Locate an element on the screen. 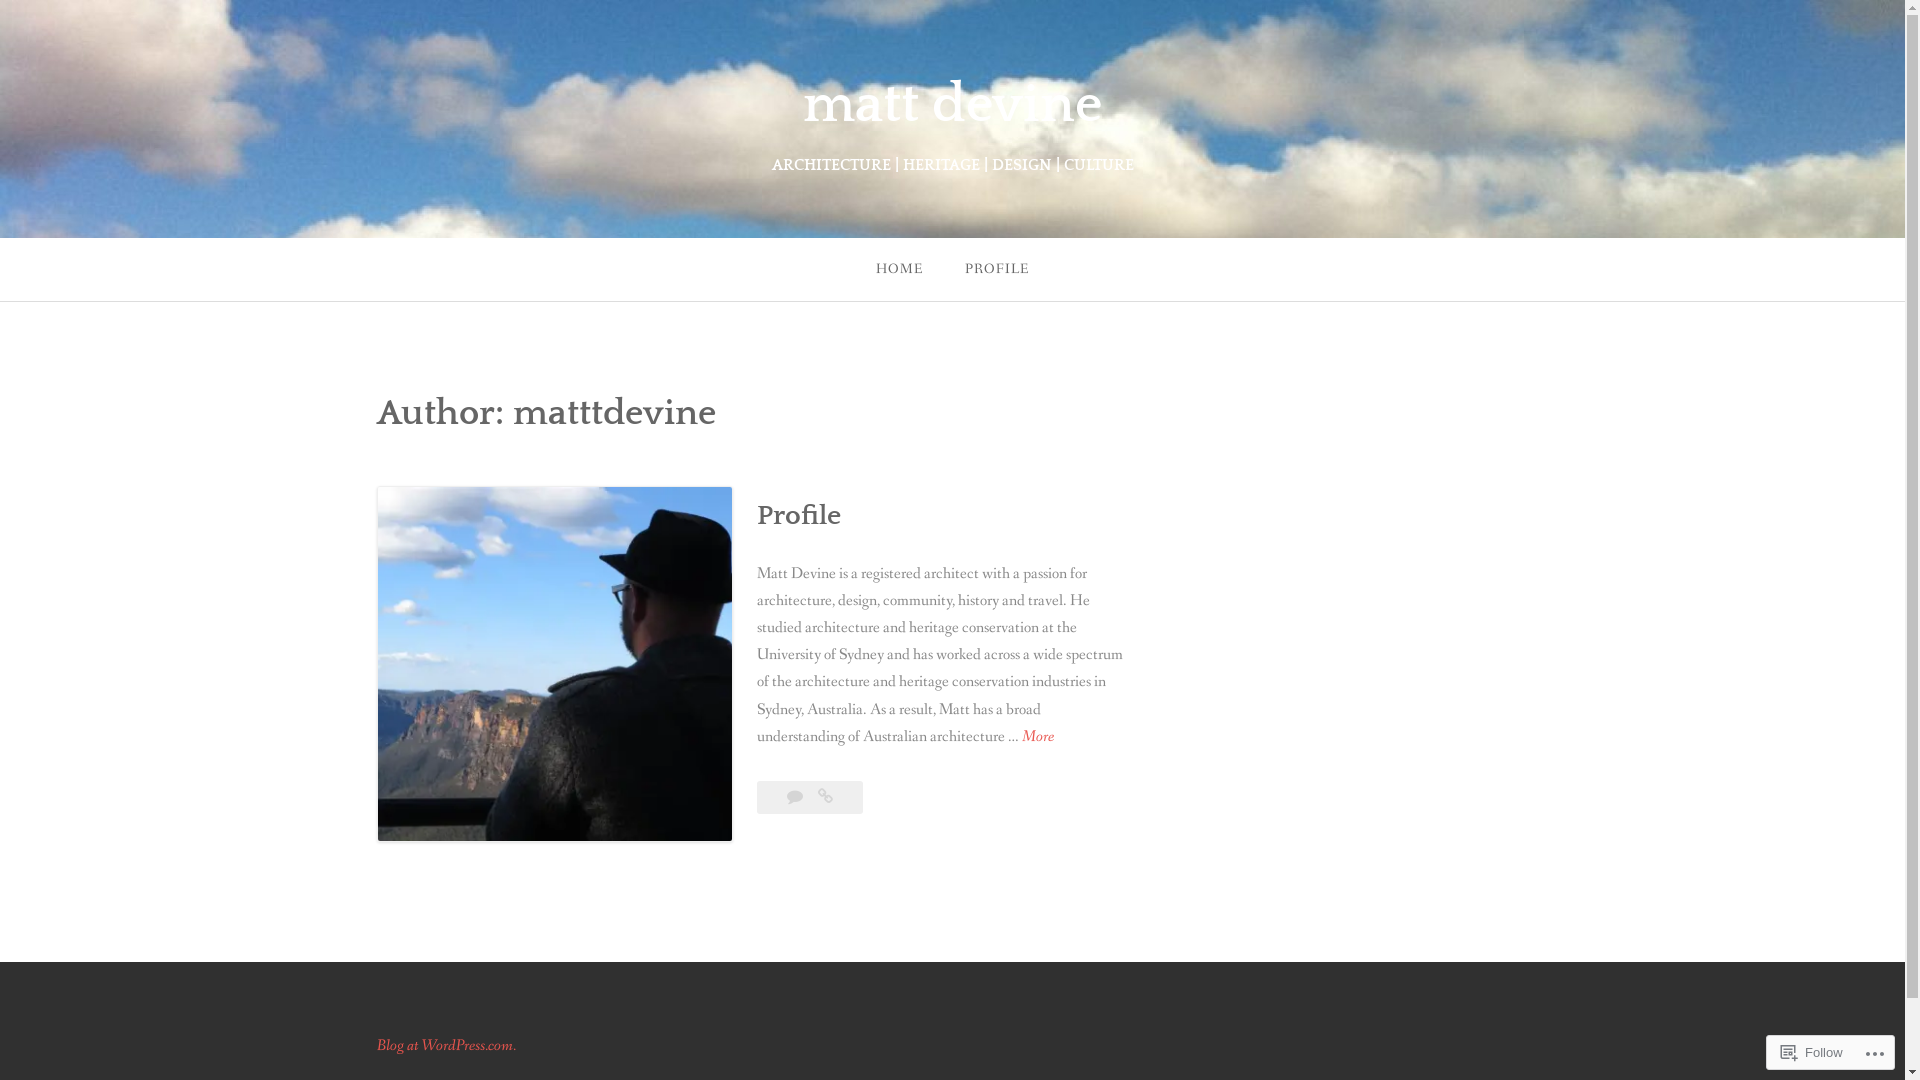 The image size is (1920, 1080). 'HOME' is located at coordinates (854, 268).